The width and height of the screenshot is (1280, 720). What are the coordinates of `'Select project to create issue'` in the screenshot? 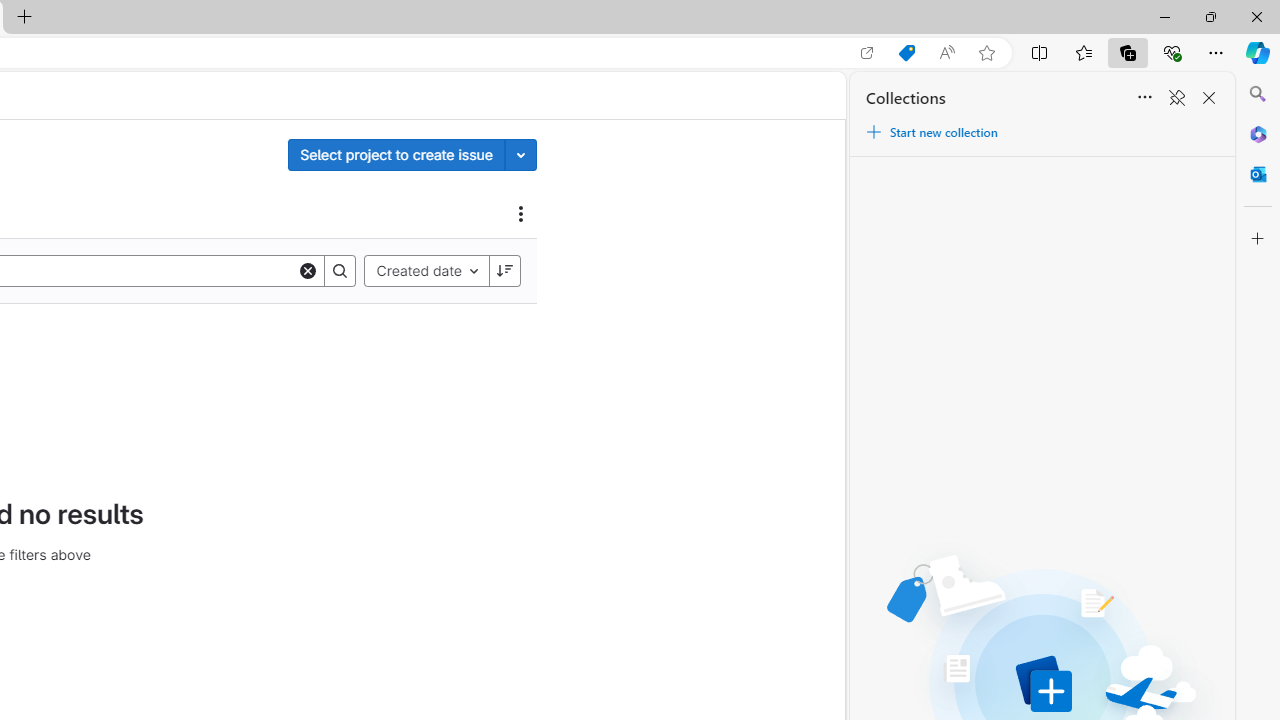 It's located at (396, 153).